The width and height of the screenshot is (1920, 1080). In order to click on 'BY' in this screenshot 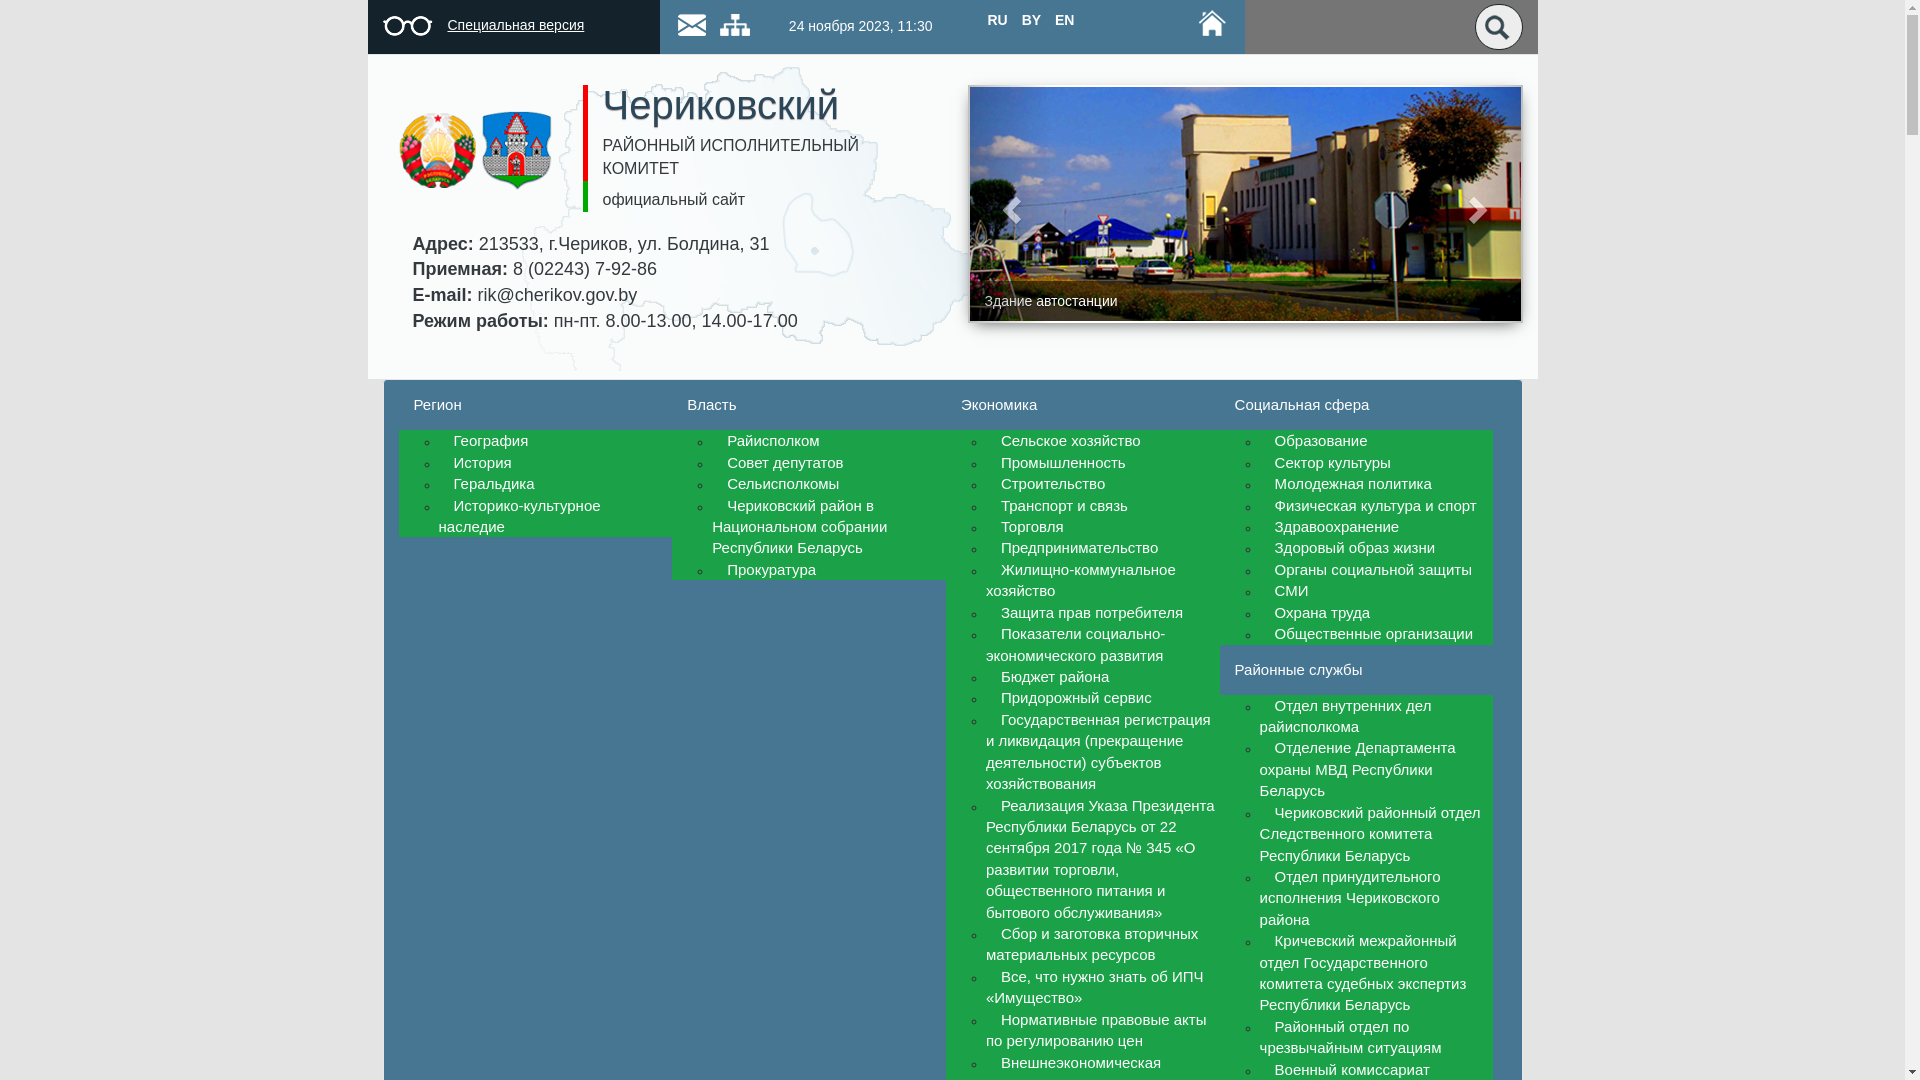, I will do `click(1031, 19)`.